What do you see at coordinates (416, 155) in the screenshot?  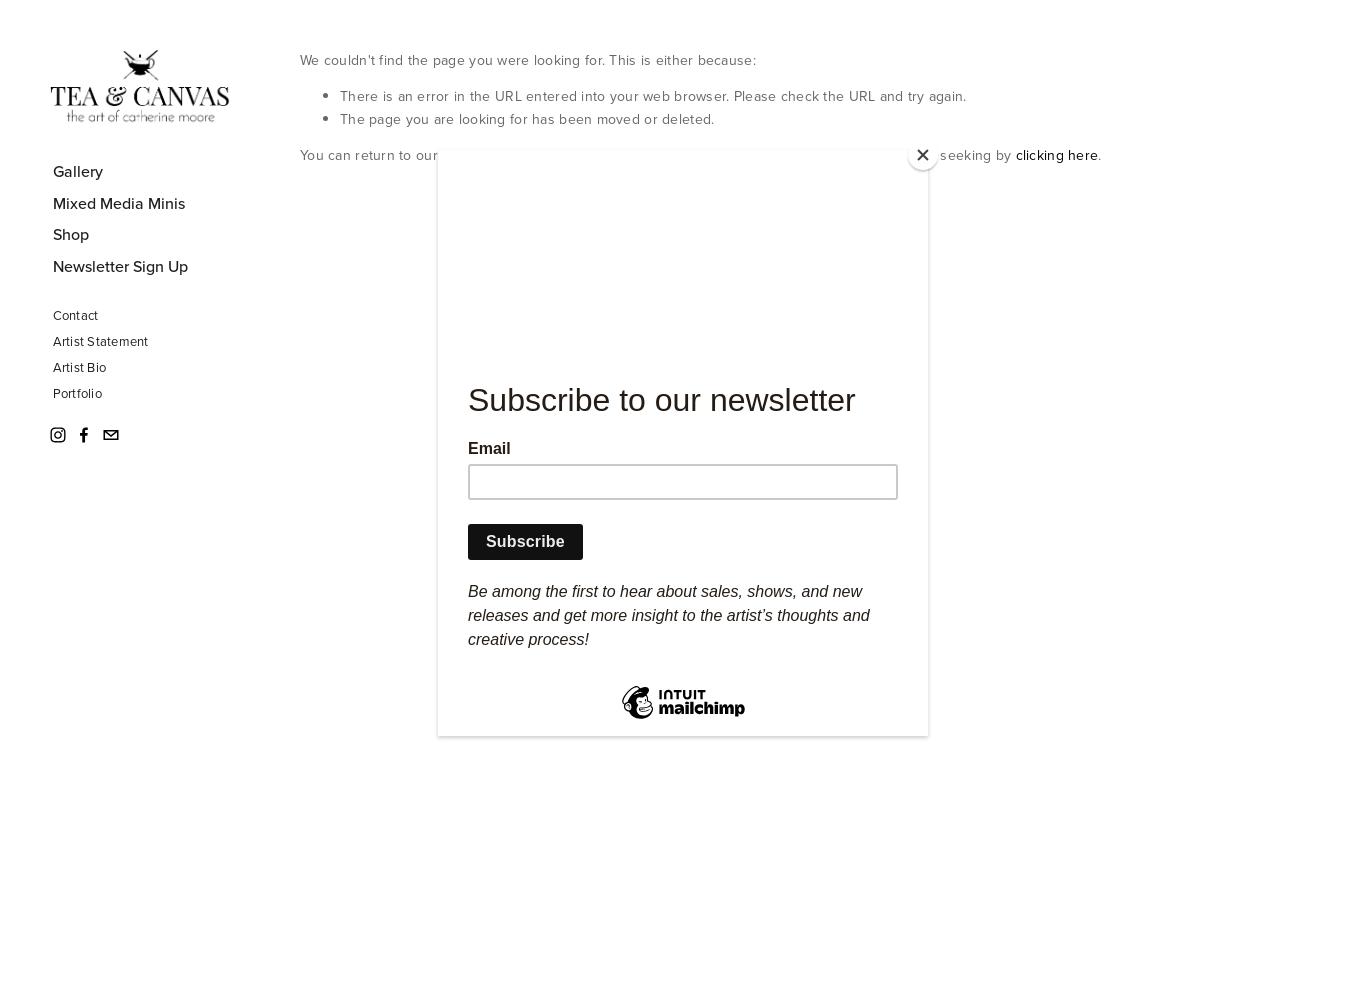 I see `'You can return to our homepage by'` at bounding box center [416, 155].